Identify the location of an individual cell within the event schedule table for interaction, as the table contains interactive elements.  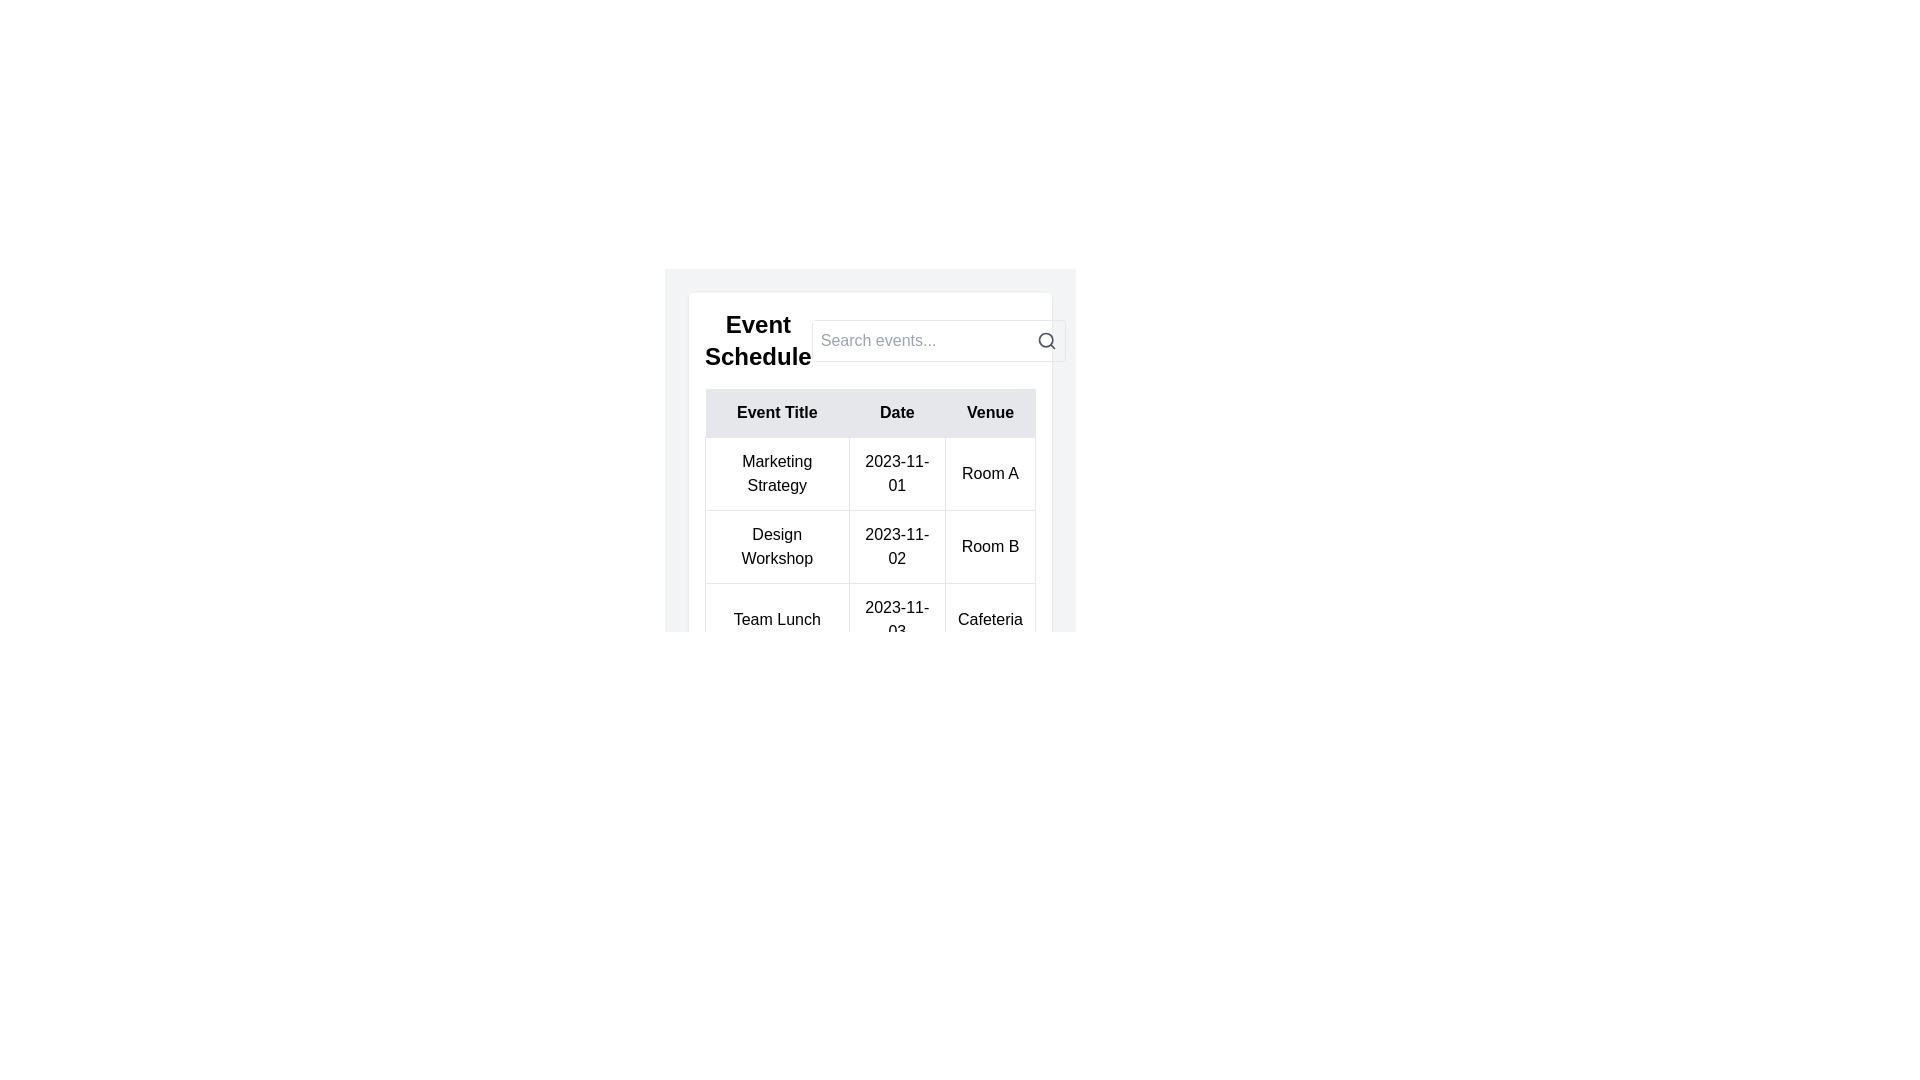
(870, 437).